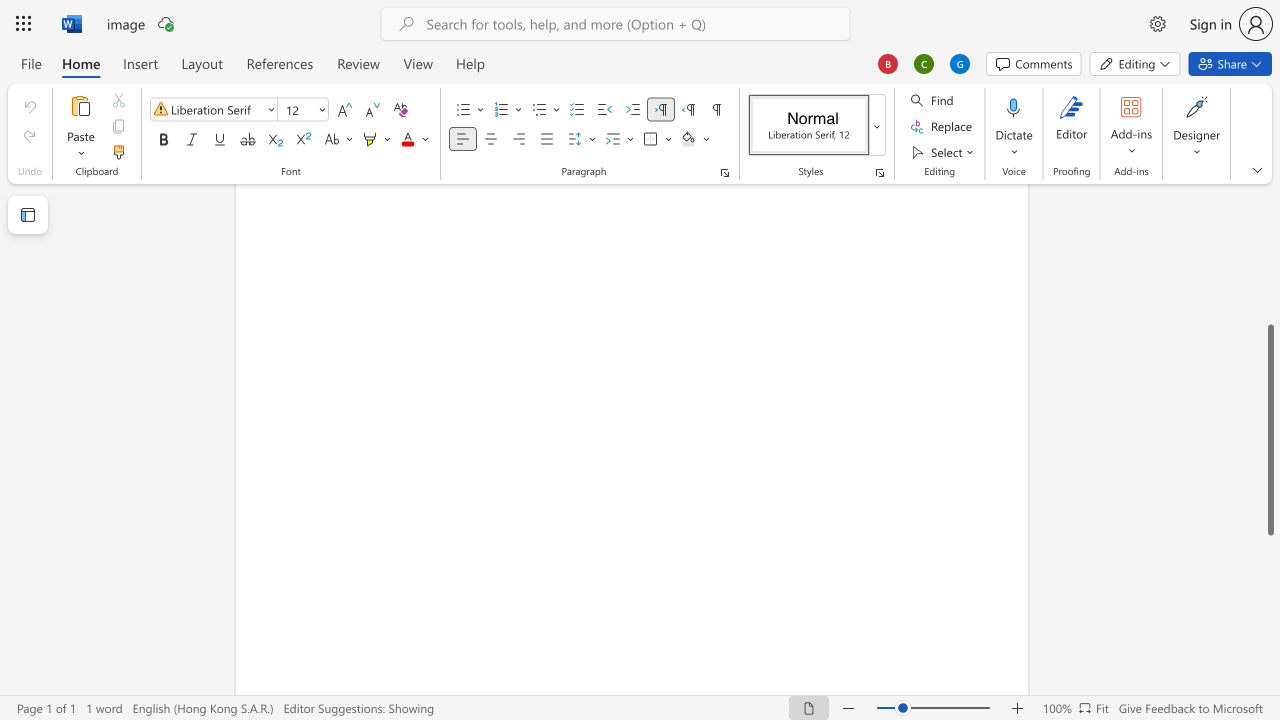 The image size is (1280, 720). What do you see at coordinates (1269, 228) in the screenshot?
I see `the scrollbar on the side` at bounding box center [1269, 228].